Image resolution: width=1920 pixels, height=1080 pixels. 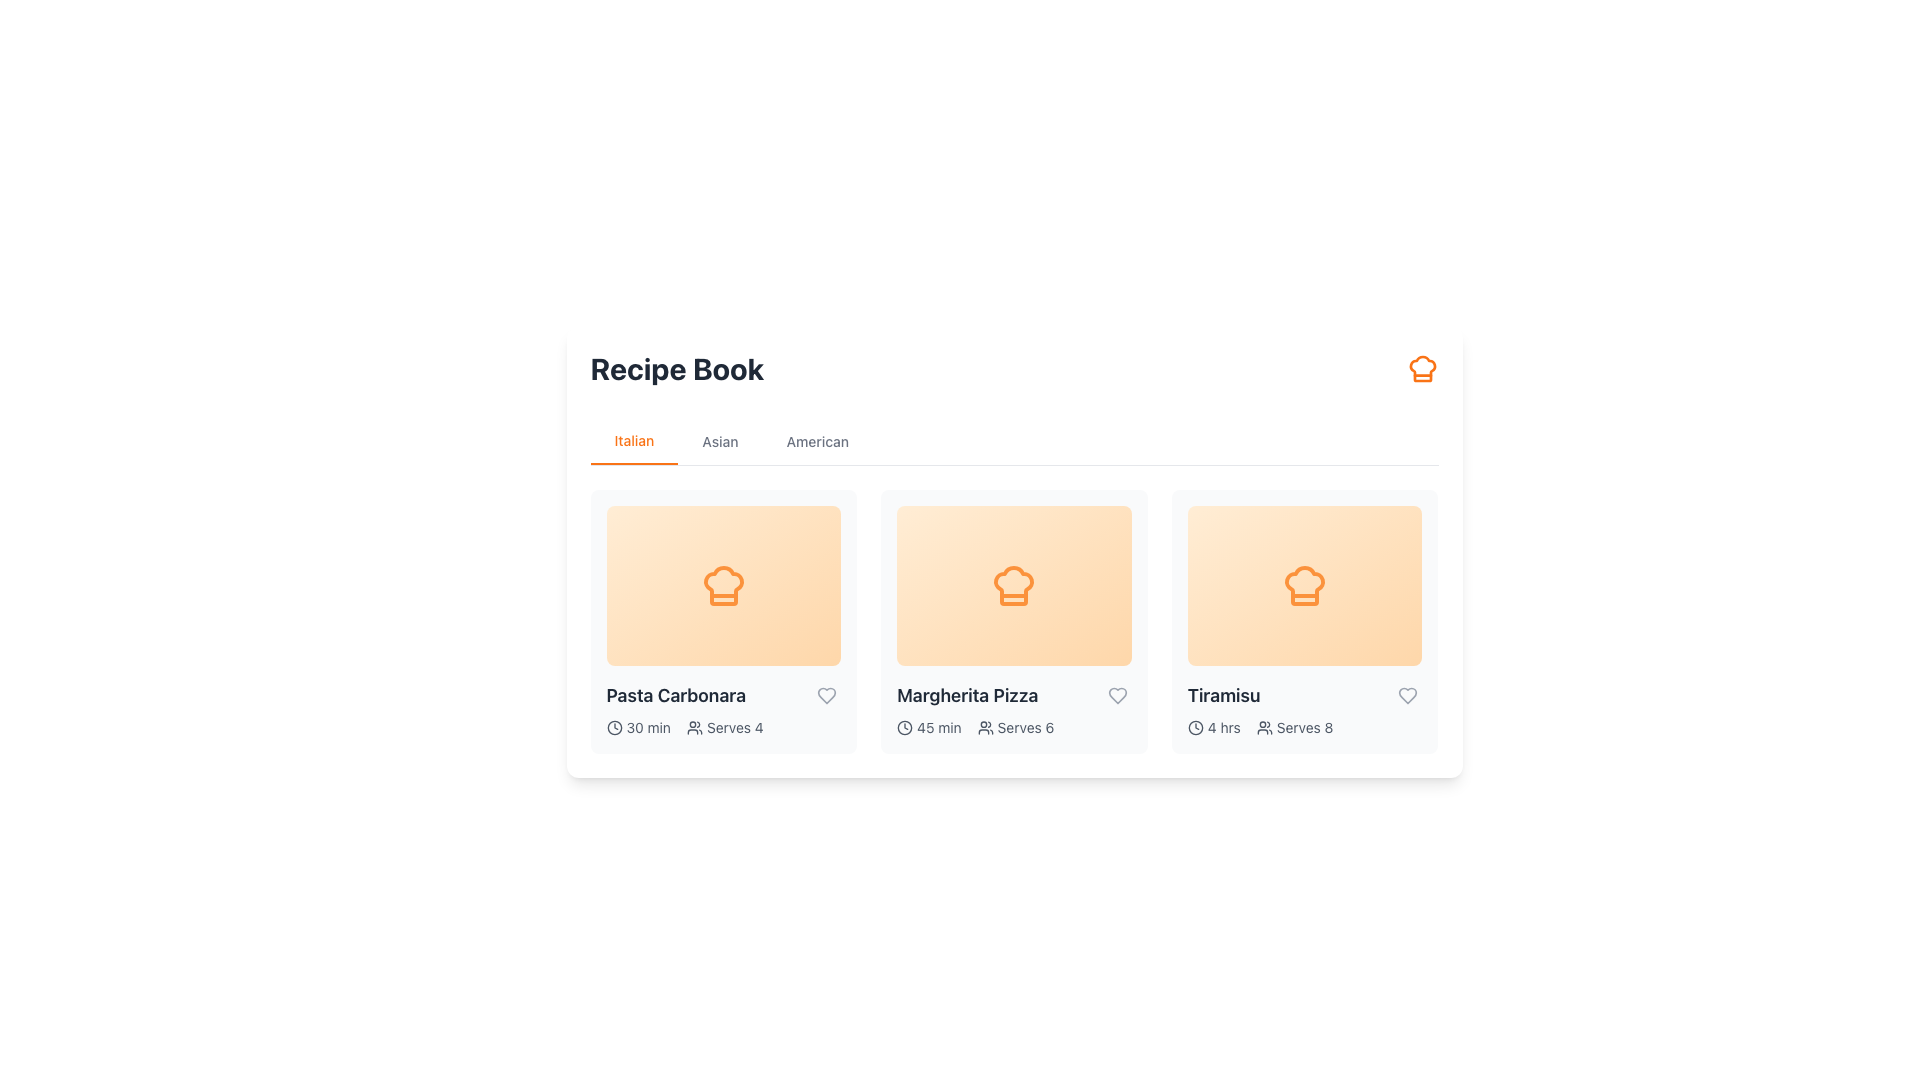 What do you see at coordinates (722, 694) in the screenshot?
I see `text label displaying 'Pasta Carbonara' which is located in the first recipe card under the 'Italian' tab, below the orange chef icon and to the left of the heart icon` at bounding box center [722, 694].